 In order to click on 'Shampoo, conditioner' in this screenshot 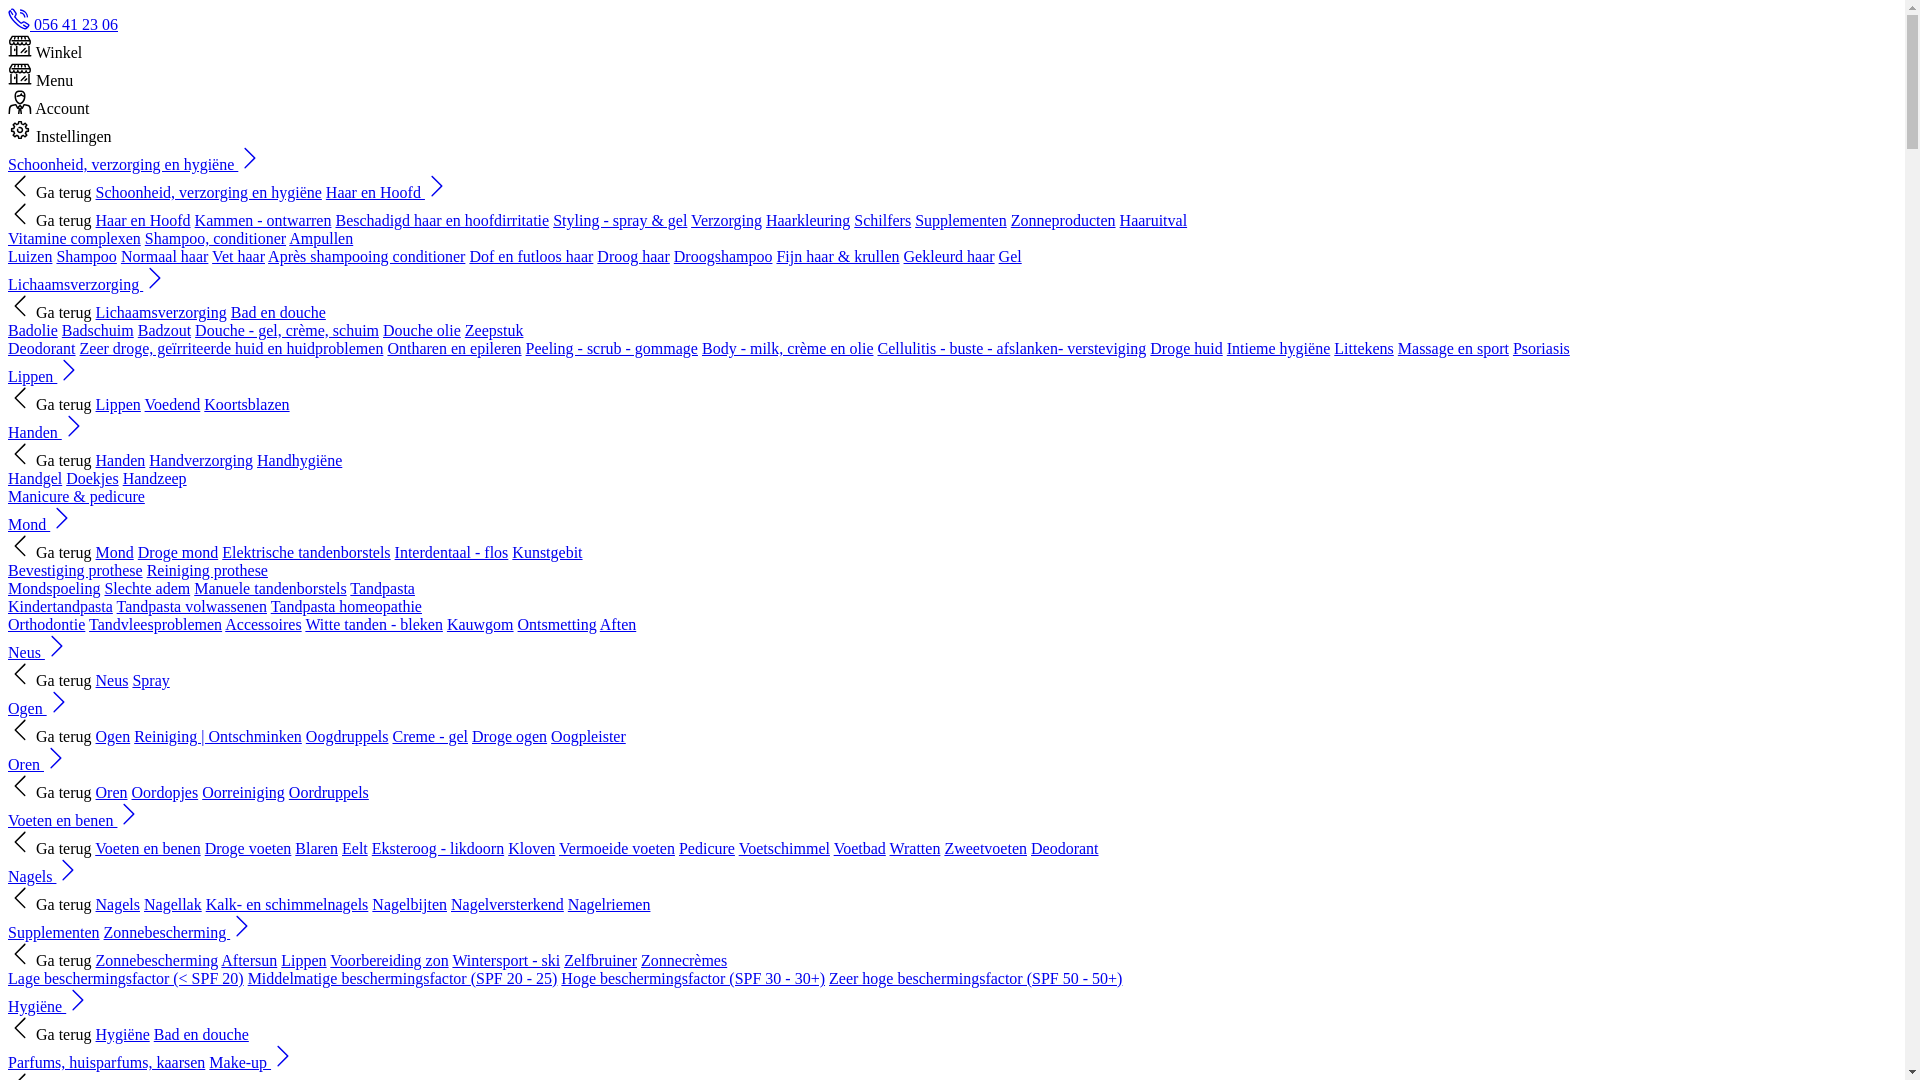, I will do `click(215, 237)`.